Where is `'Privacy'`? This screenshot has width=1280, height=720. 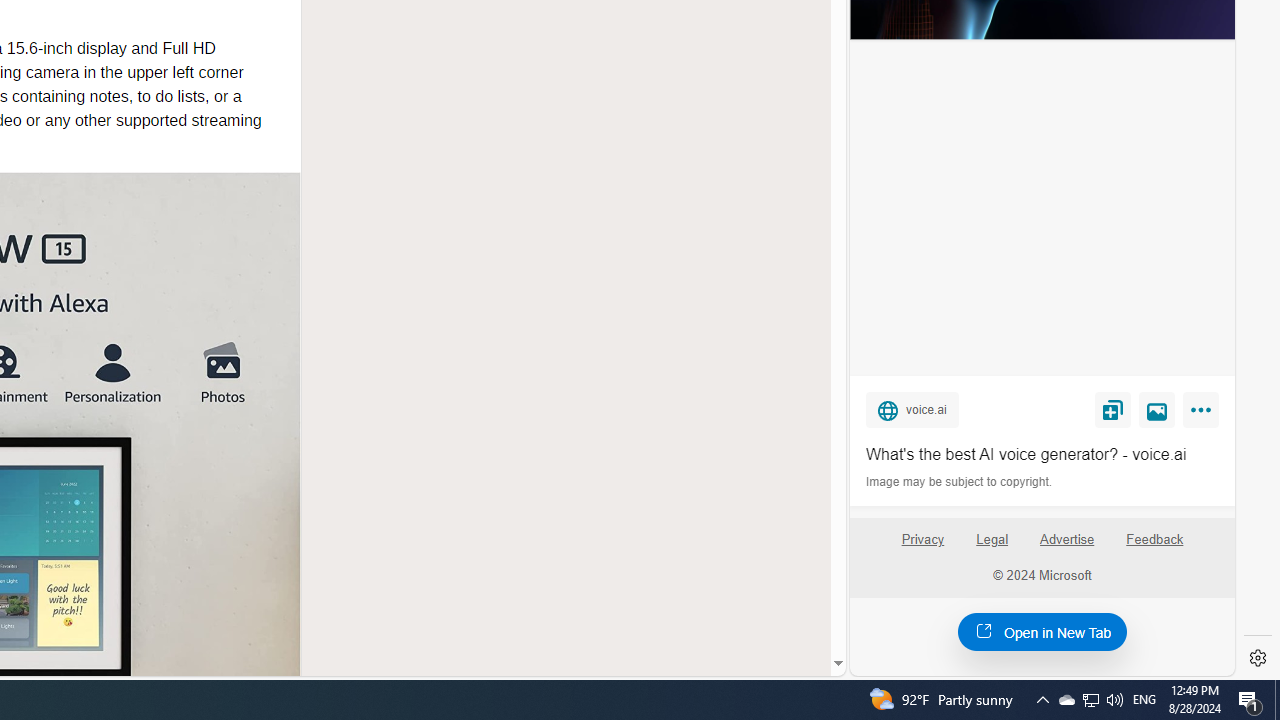 'Privacy' is located at coordinates (921, 538).